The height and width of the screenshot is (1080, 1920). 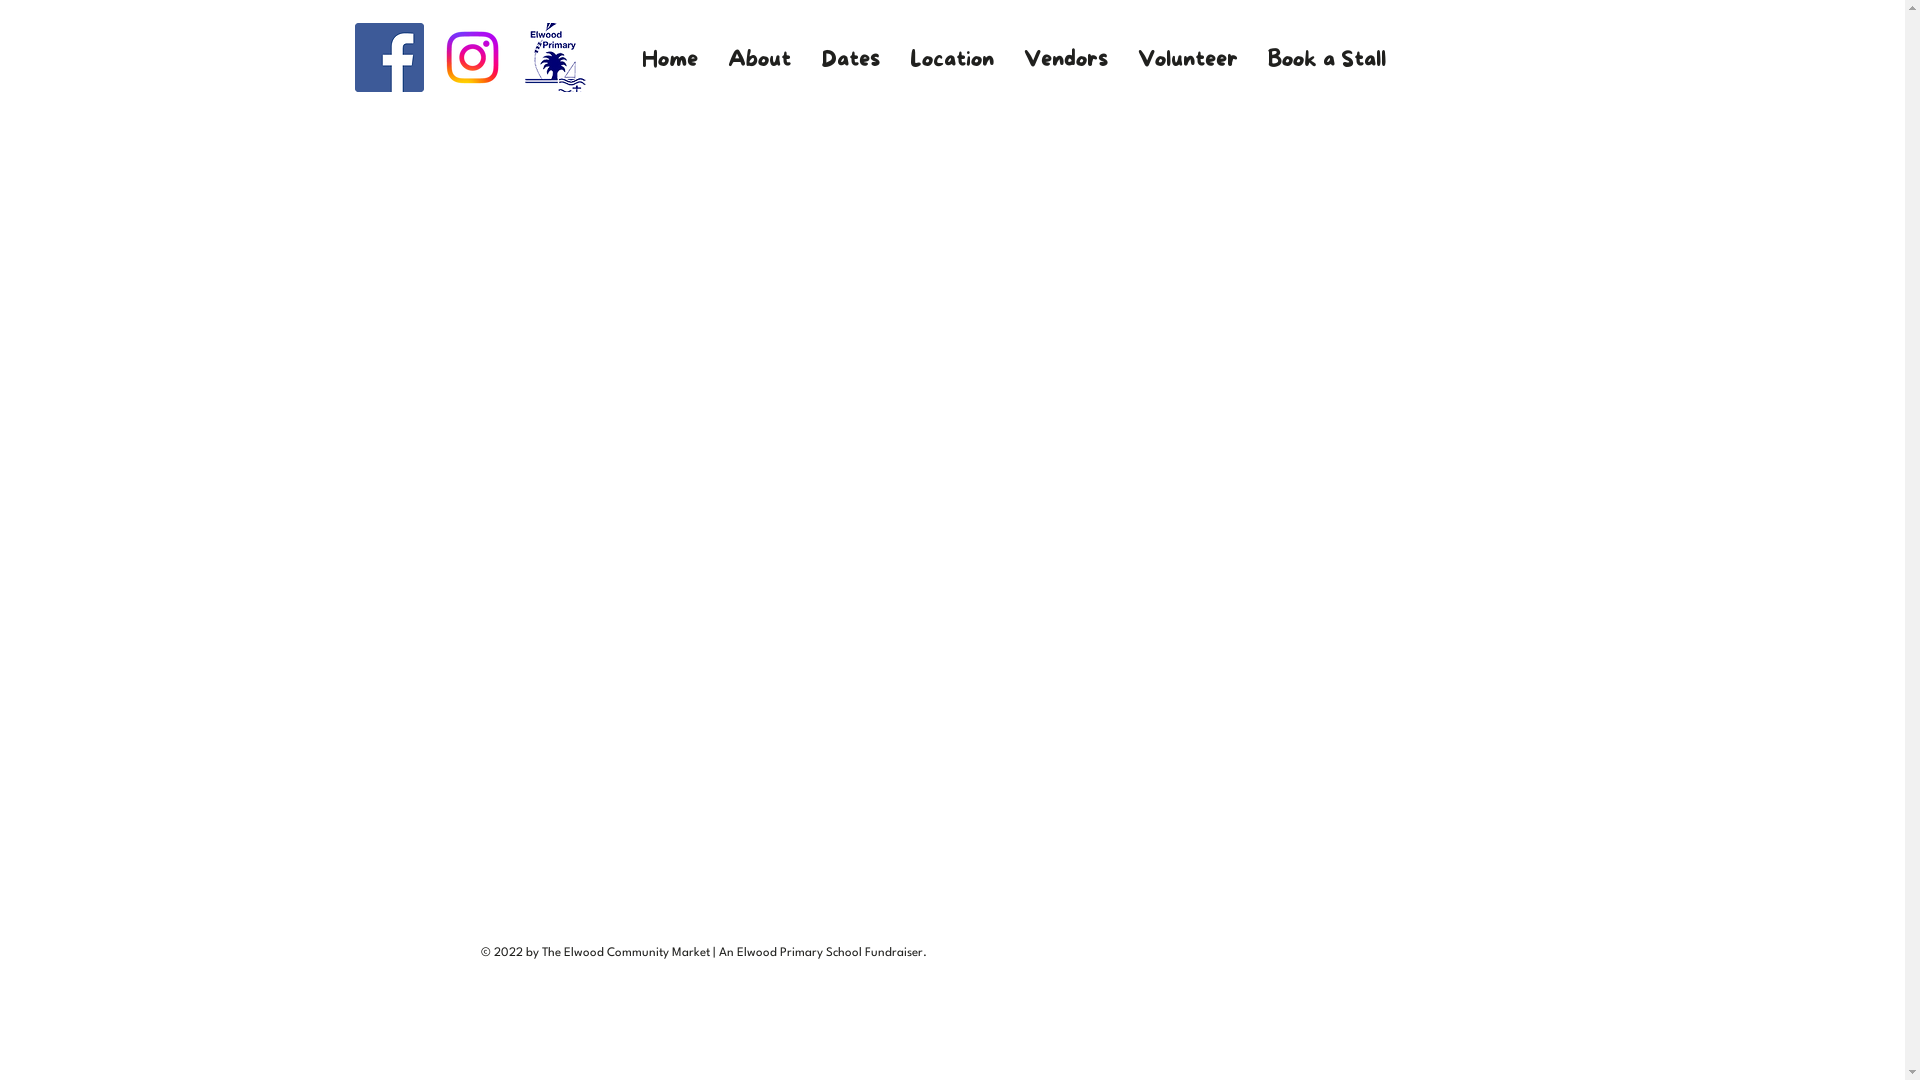 What do you see at coordinates (1186, 59) in the screenshot?
I see `'Volunteer'` at bounding box center [1186, 59].